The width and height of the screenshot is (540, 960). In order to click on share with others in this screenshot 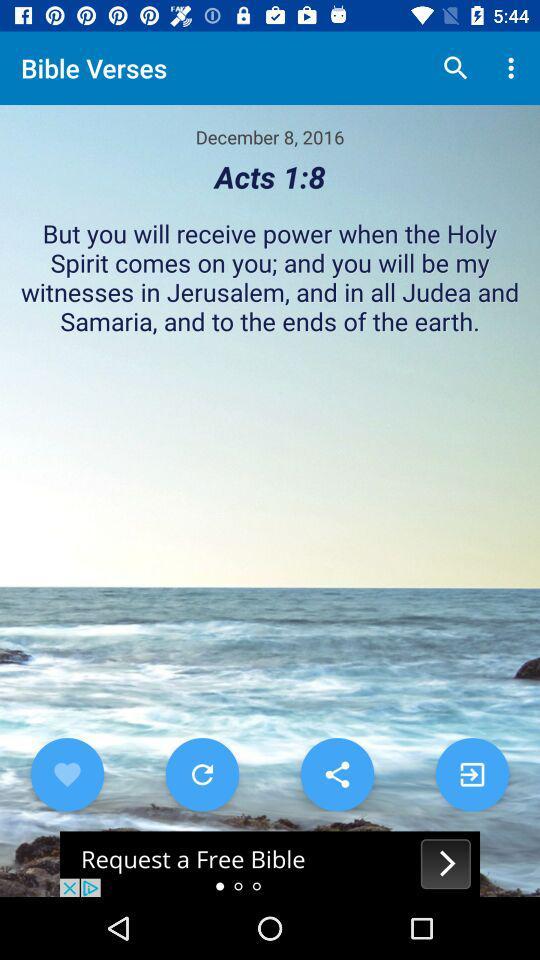, I will do `click(337, 773)`.